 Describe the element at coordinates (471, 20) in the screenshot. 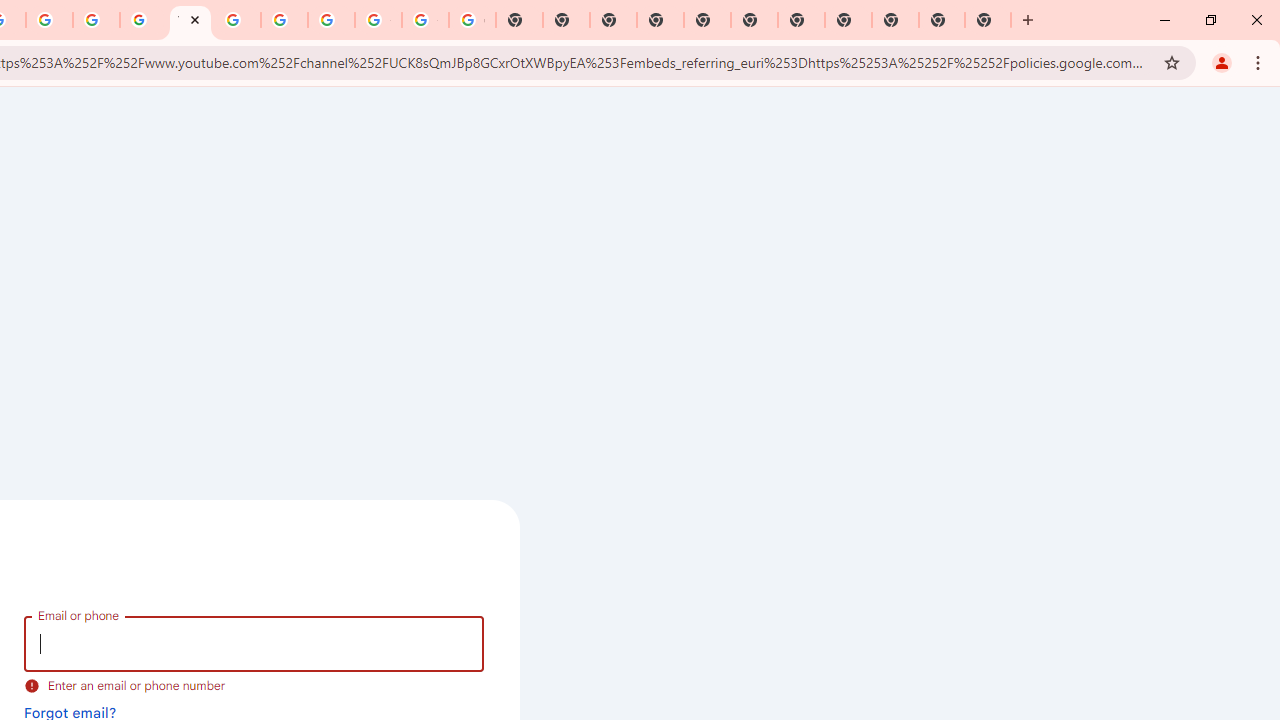

I see `'Google Images'` at that location.